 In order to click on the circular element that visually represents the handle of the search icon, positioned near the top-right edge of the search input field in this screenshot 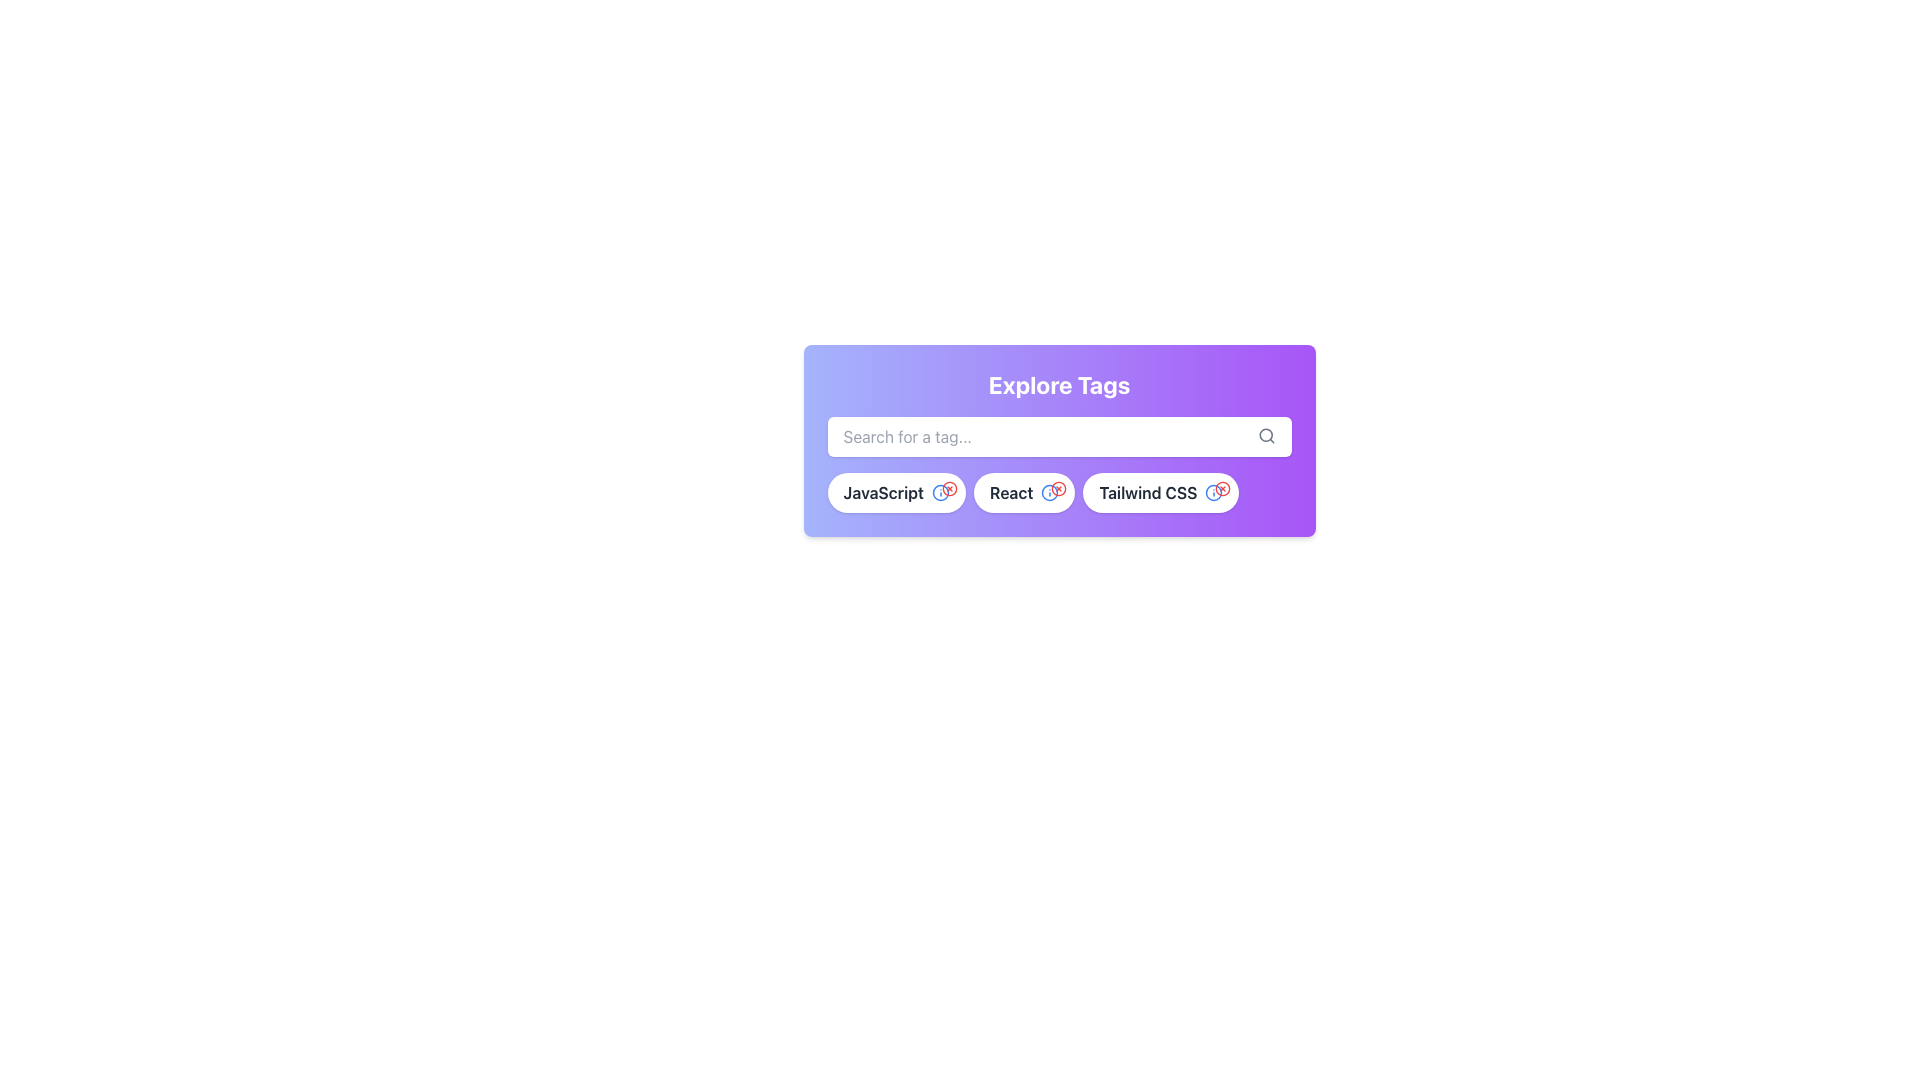, I will do `click(1264, 434)`.